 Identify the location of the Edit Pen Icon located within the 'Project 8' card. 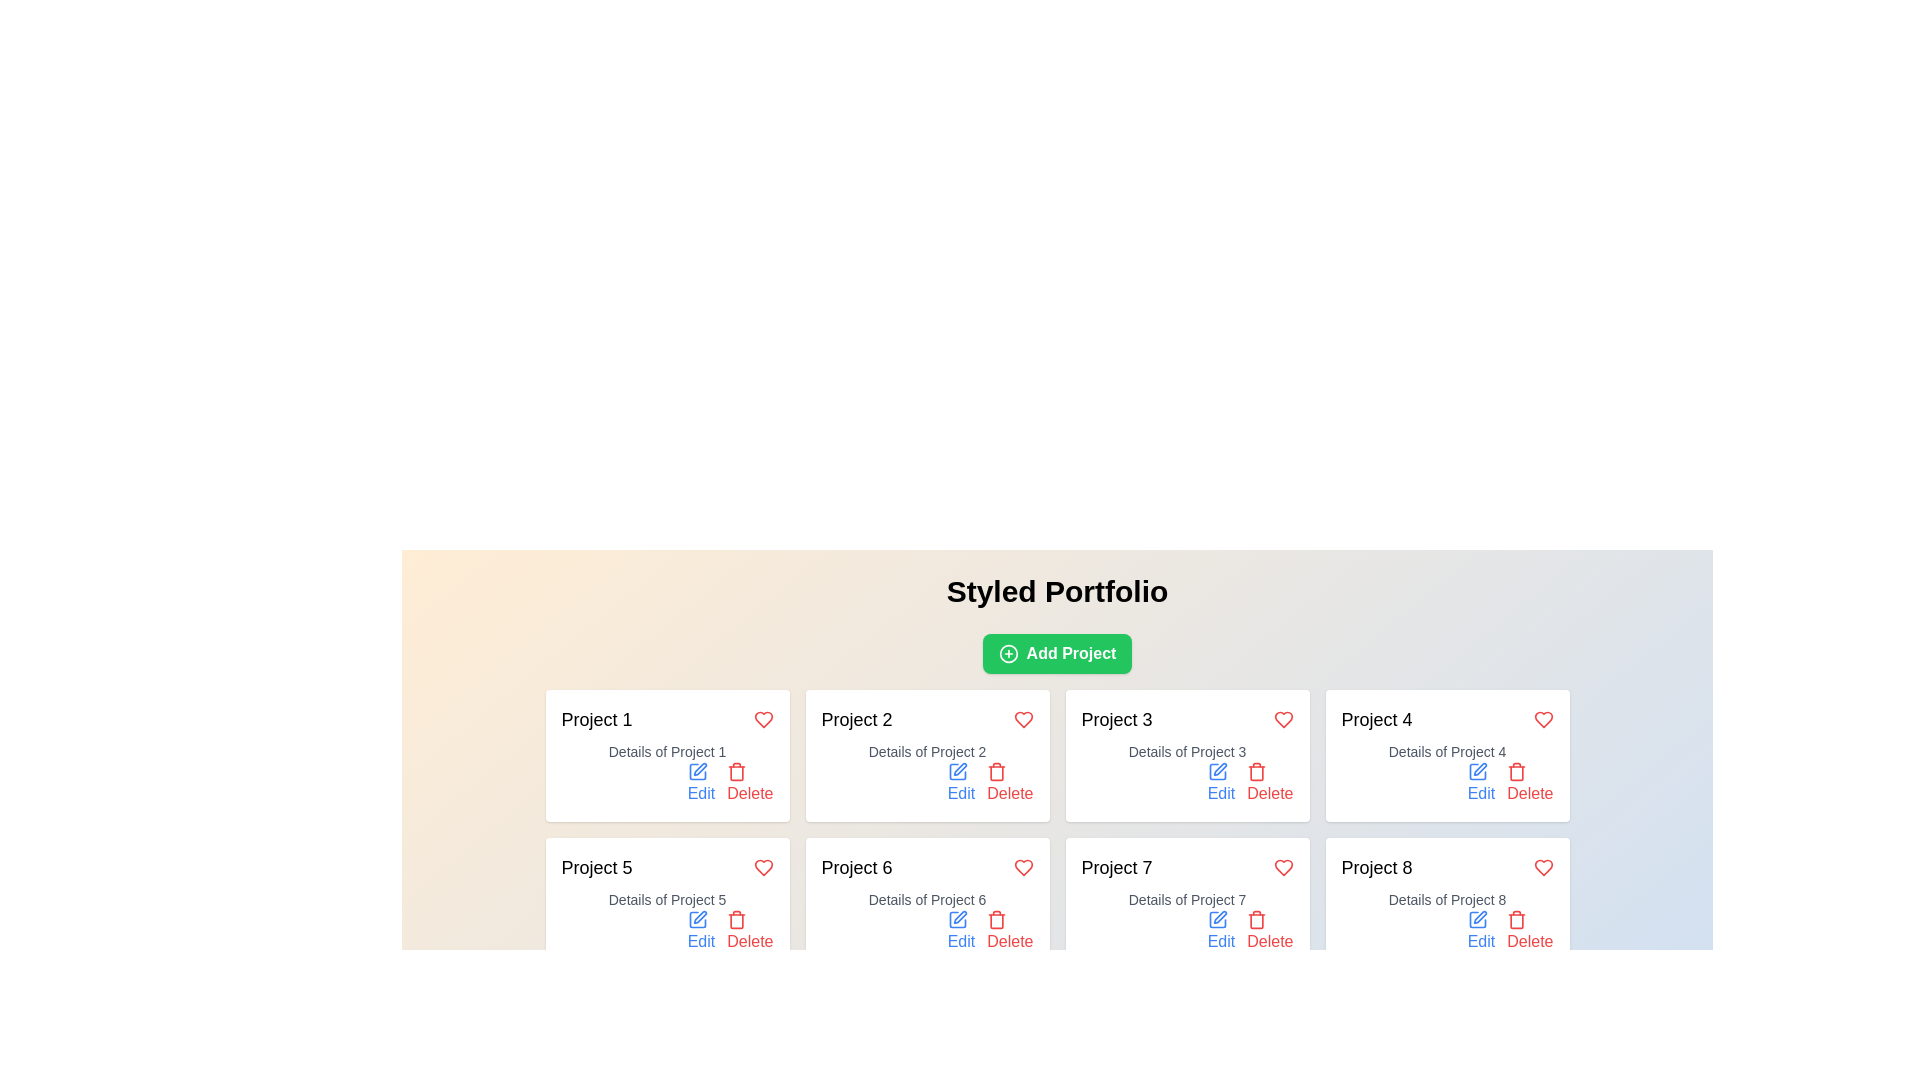
(1480, 917).